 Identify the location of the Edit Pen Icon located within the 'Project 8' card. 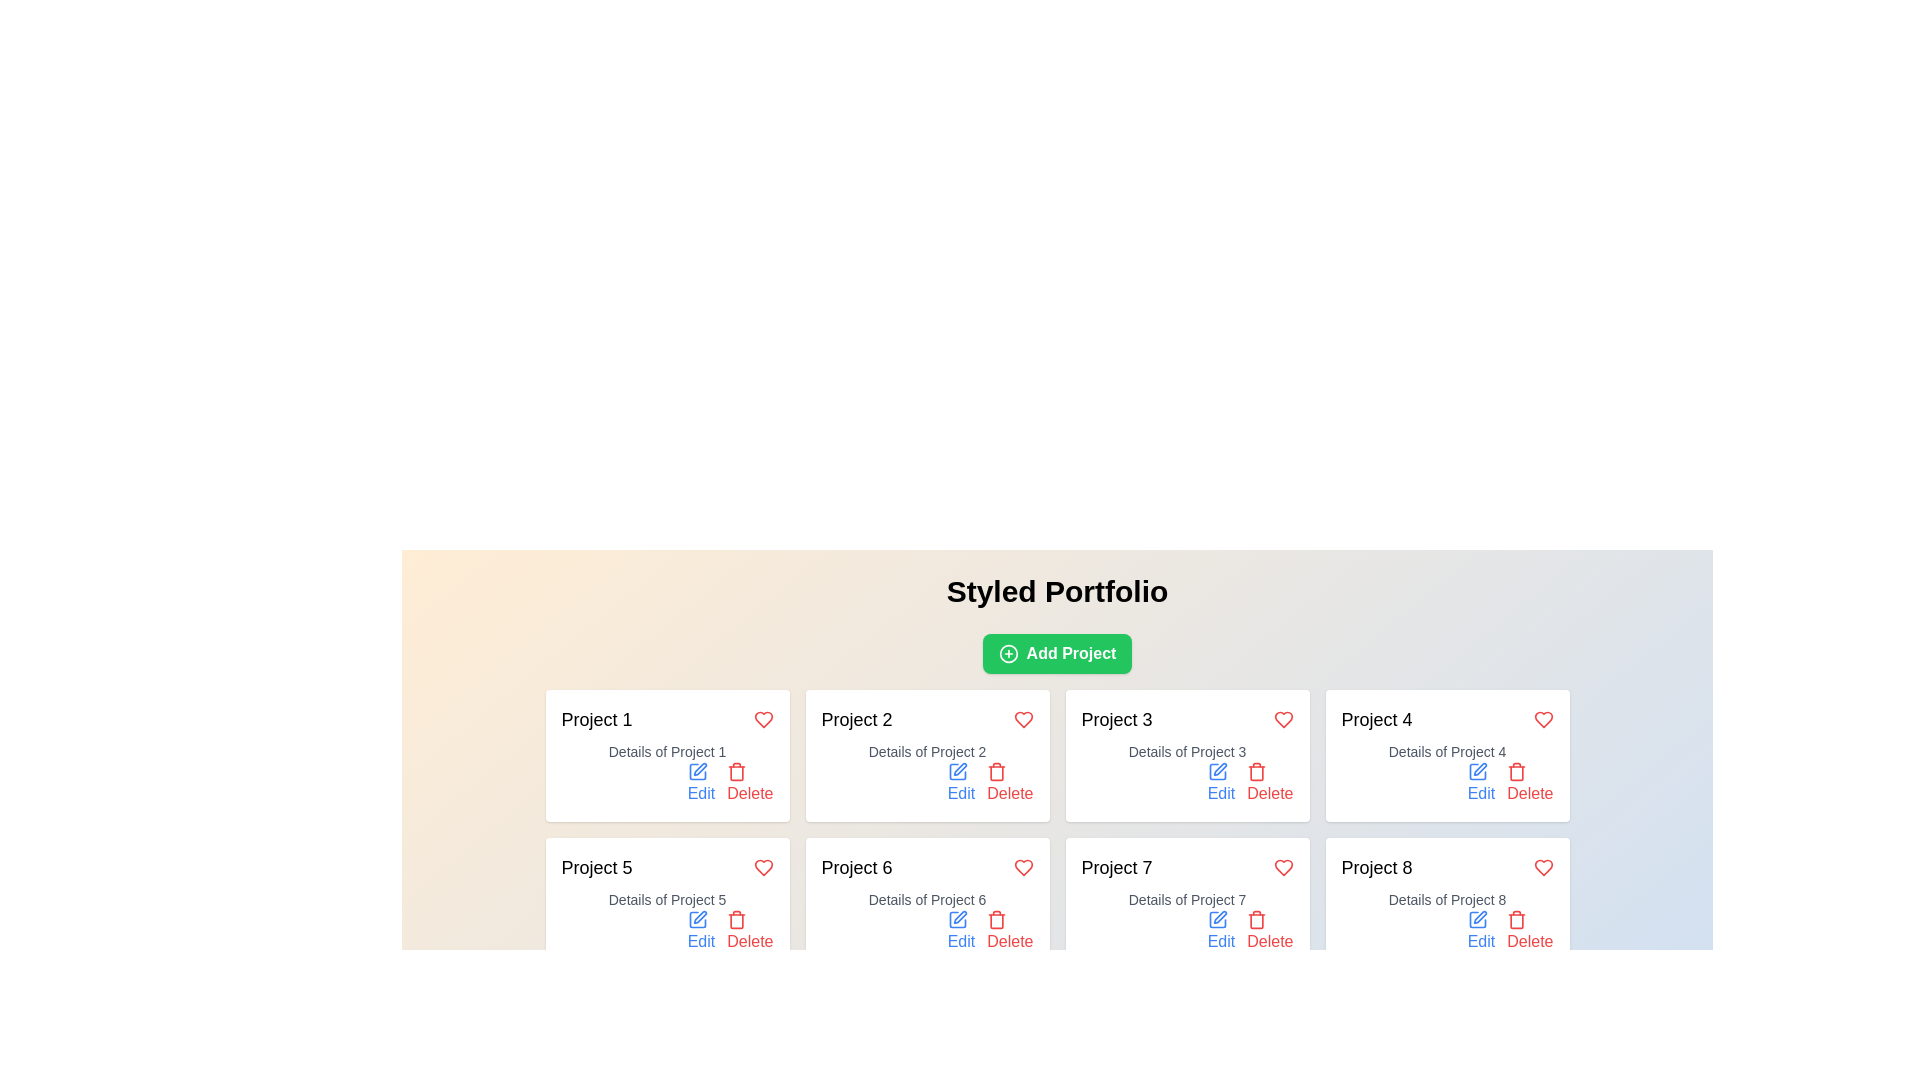
(1480, 917).